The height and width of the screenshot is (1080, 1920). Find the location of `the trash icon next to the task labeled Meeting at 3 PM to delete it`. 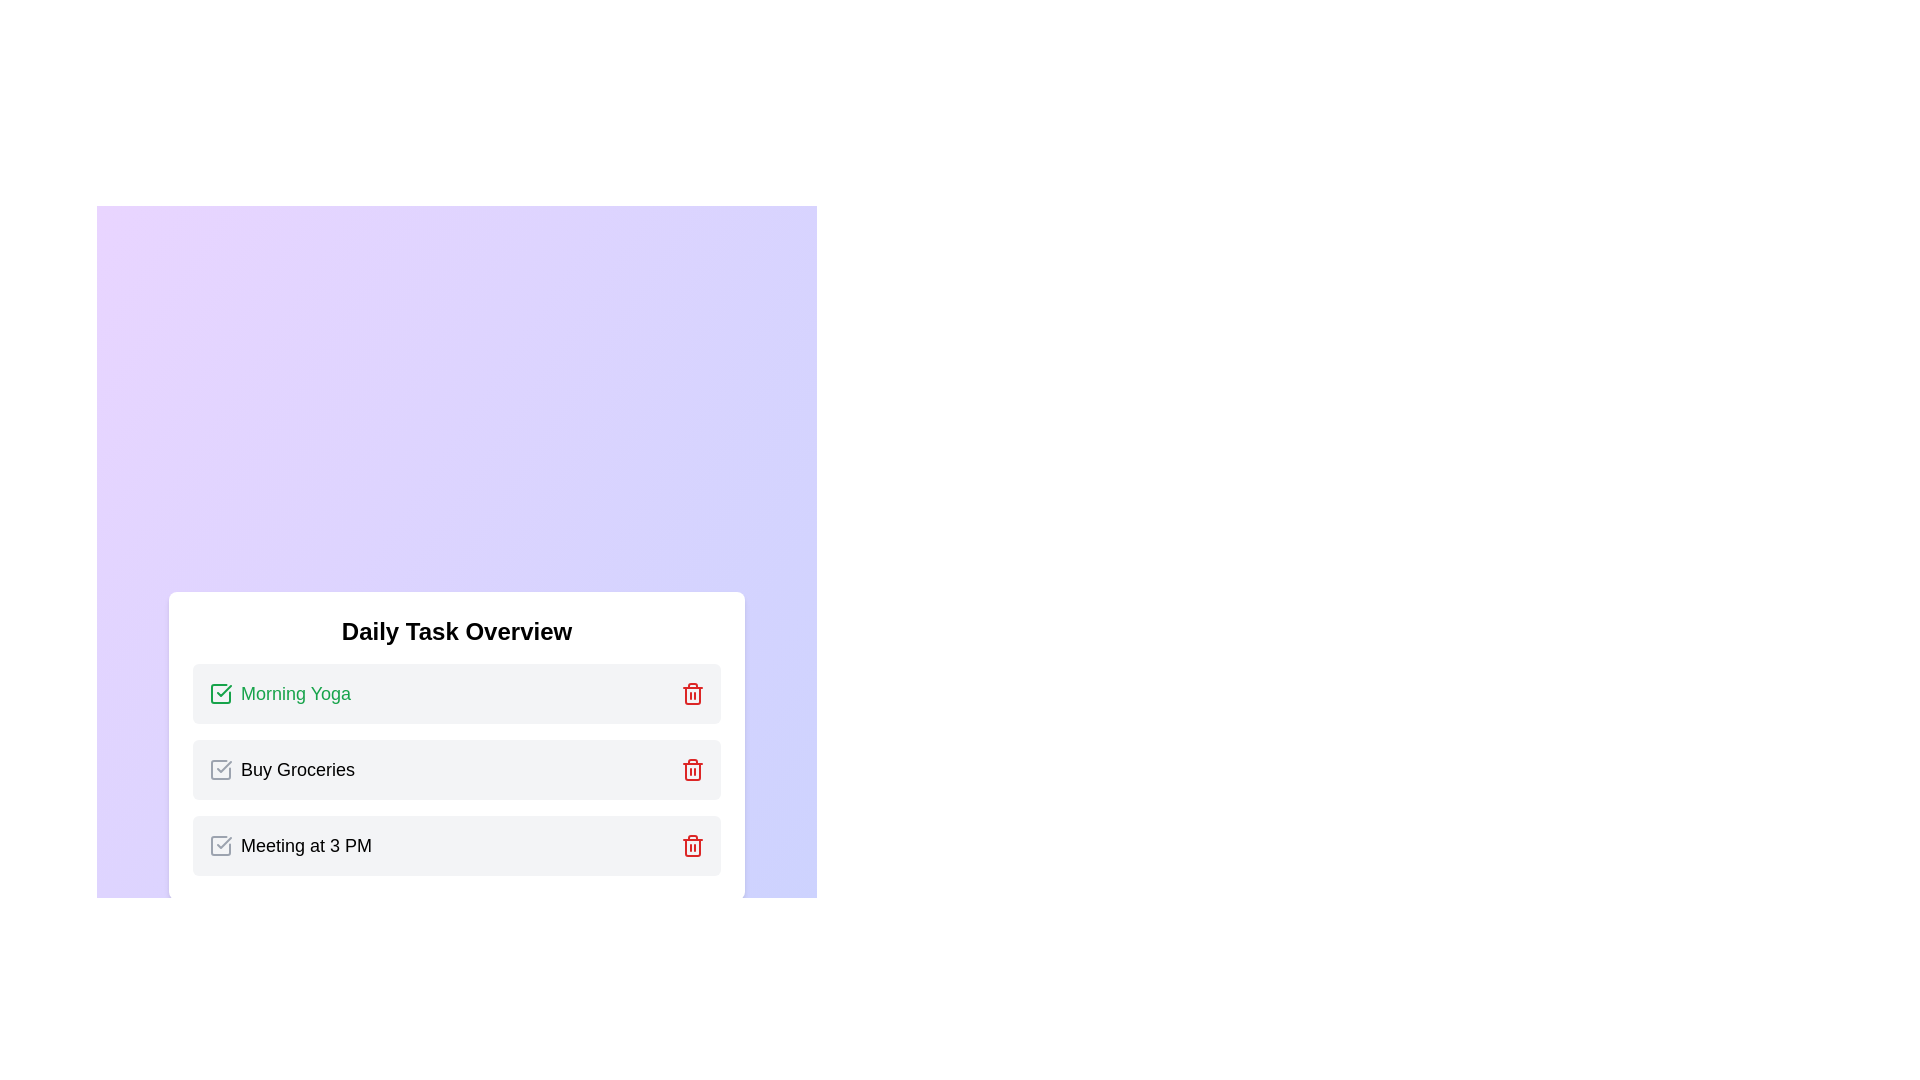

the trash icon next to the task labeled Meeting at 3 PM to delete it is located at coordinates (692, 845).